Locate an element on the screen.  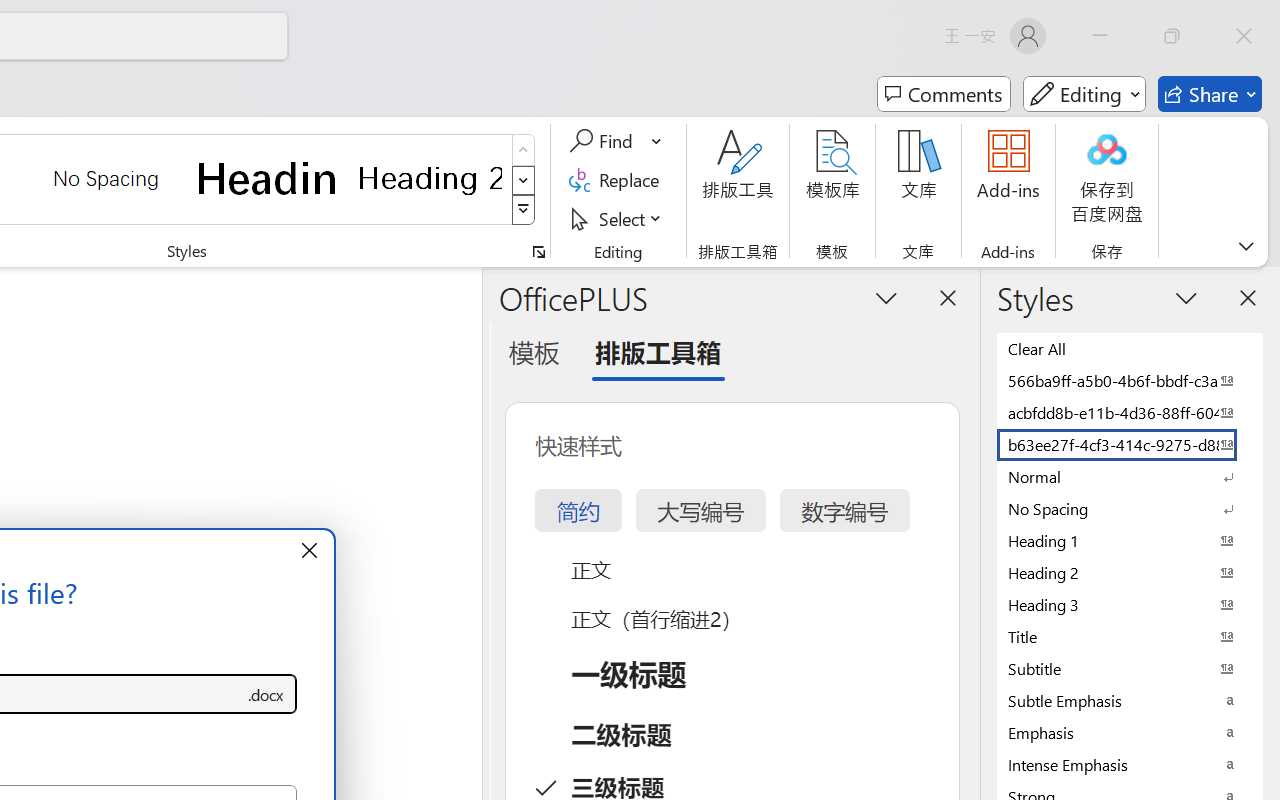
'Normal' is located at coordinates (1130, 476).